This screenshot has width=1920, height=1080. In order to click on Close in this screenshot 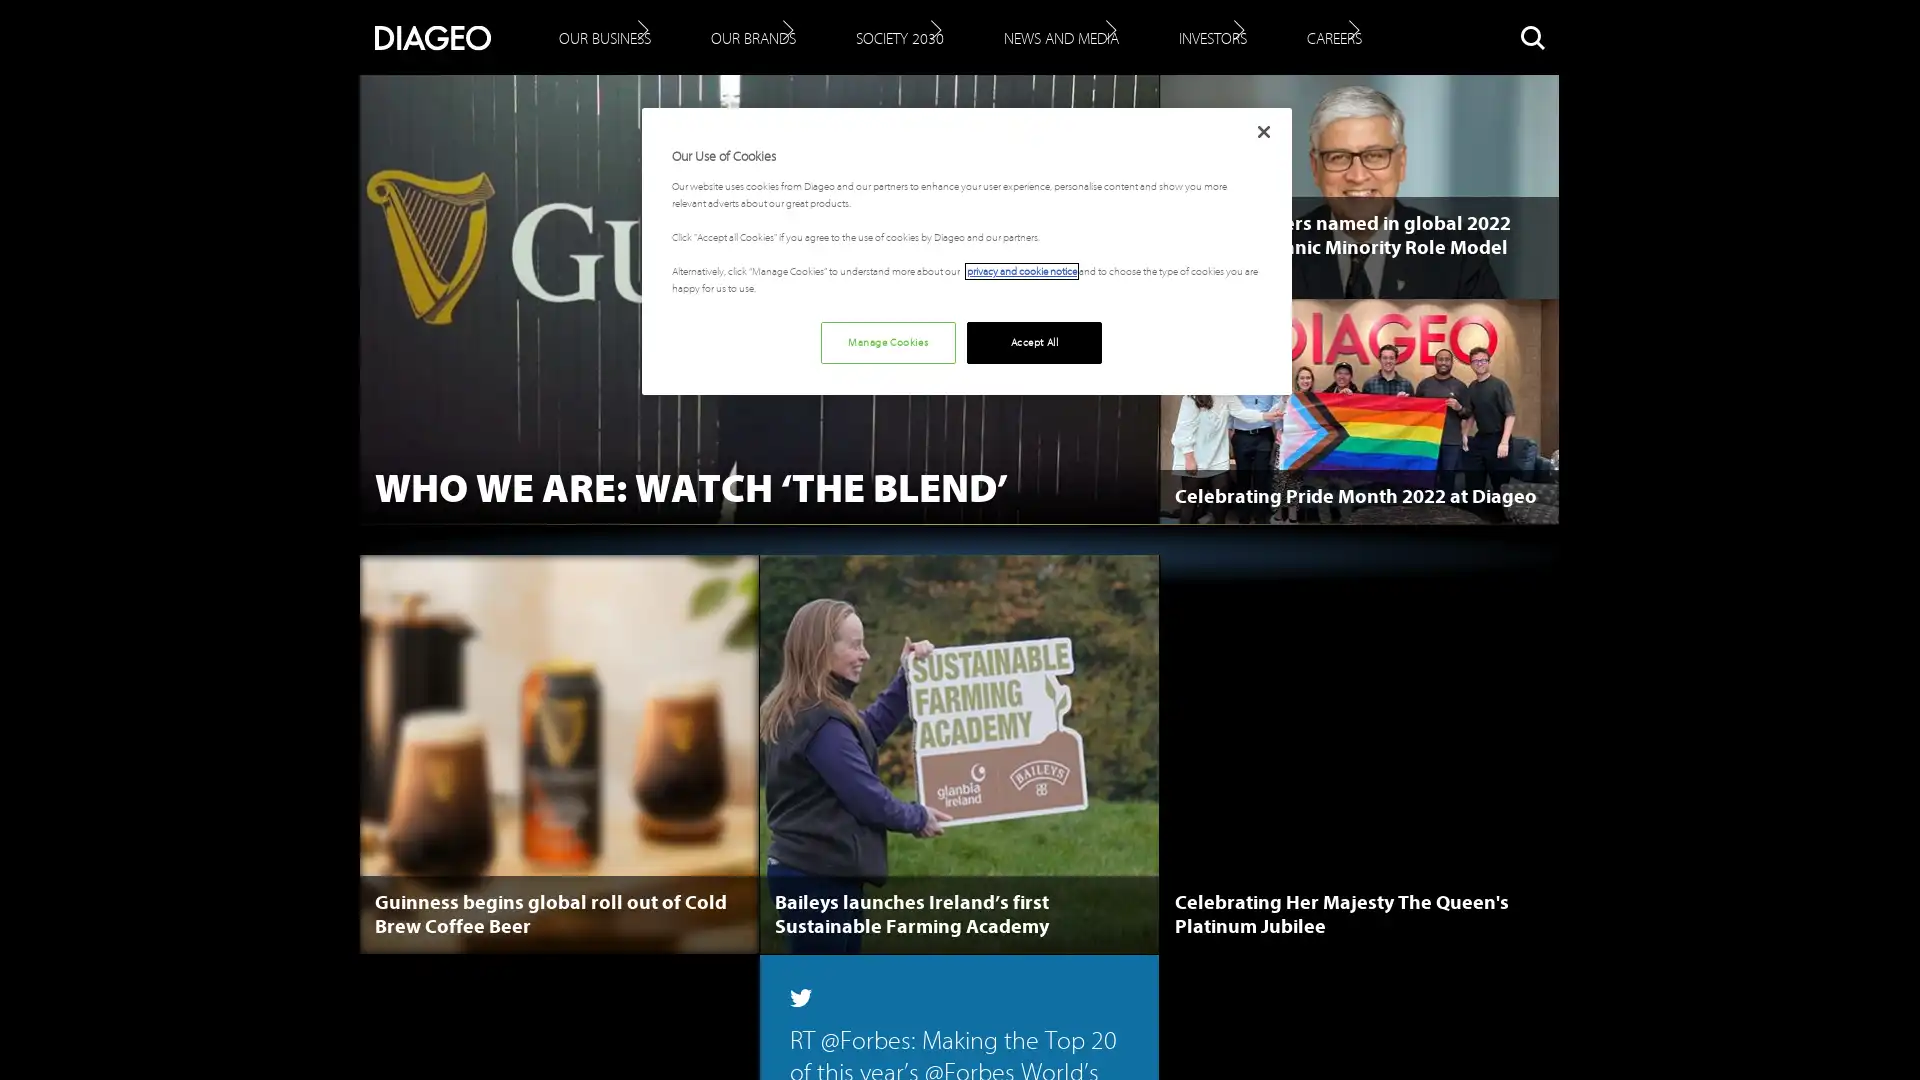, I will do `click(1262, 131)`.